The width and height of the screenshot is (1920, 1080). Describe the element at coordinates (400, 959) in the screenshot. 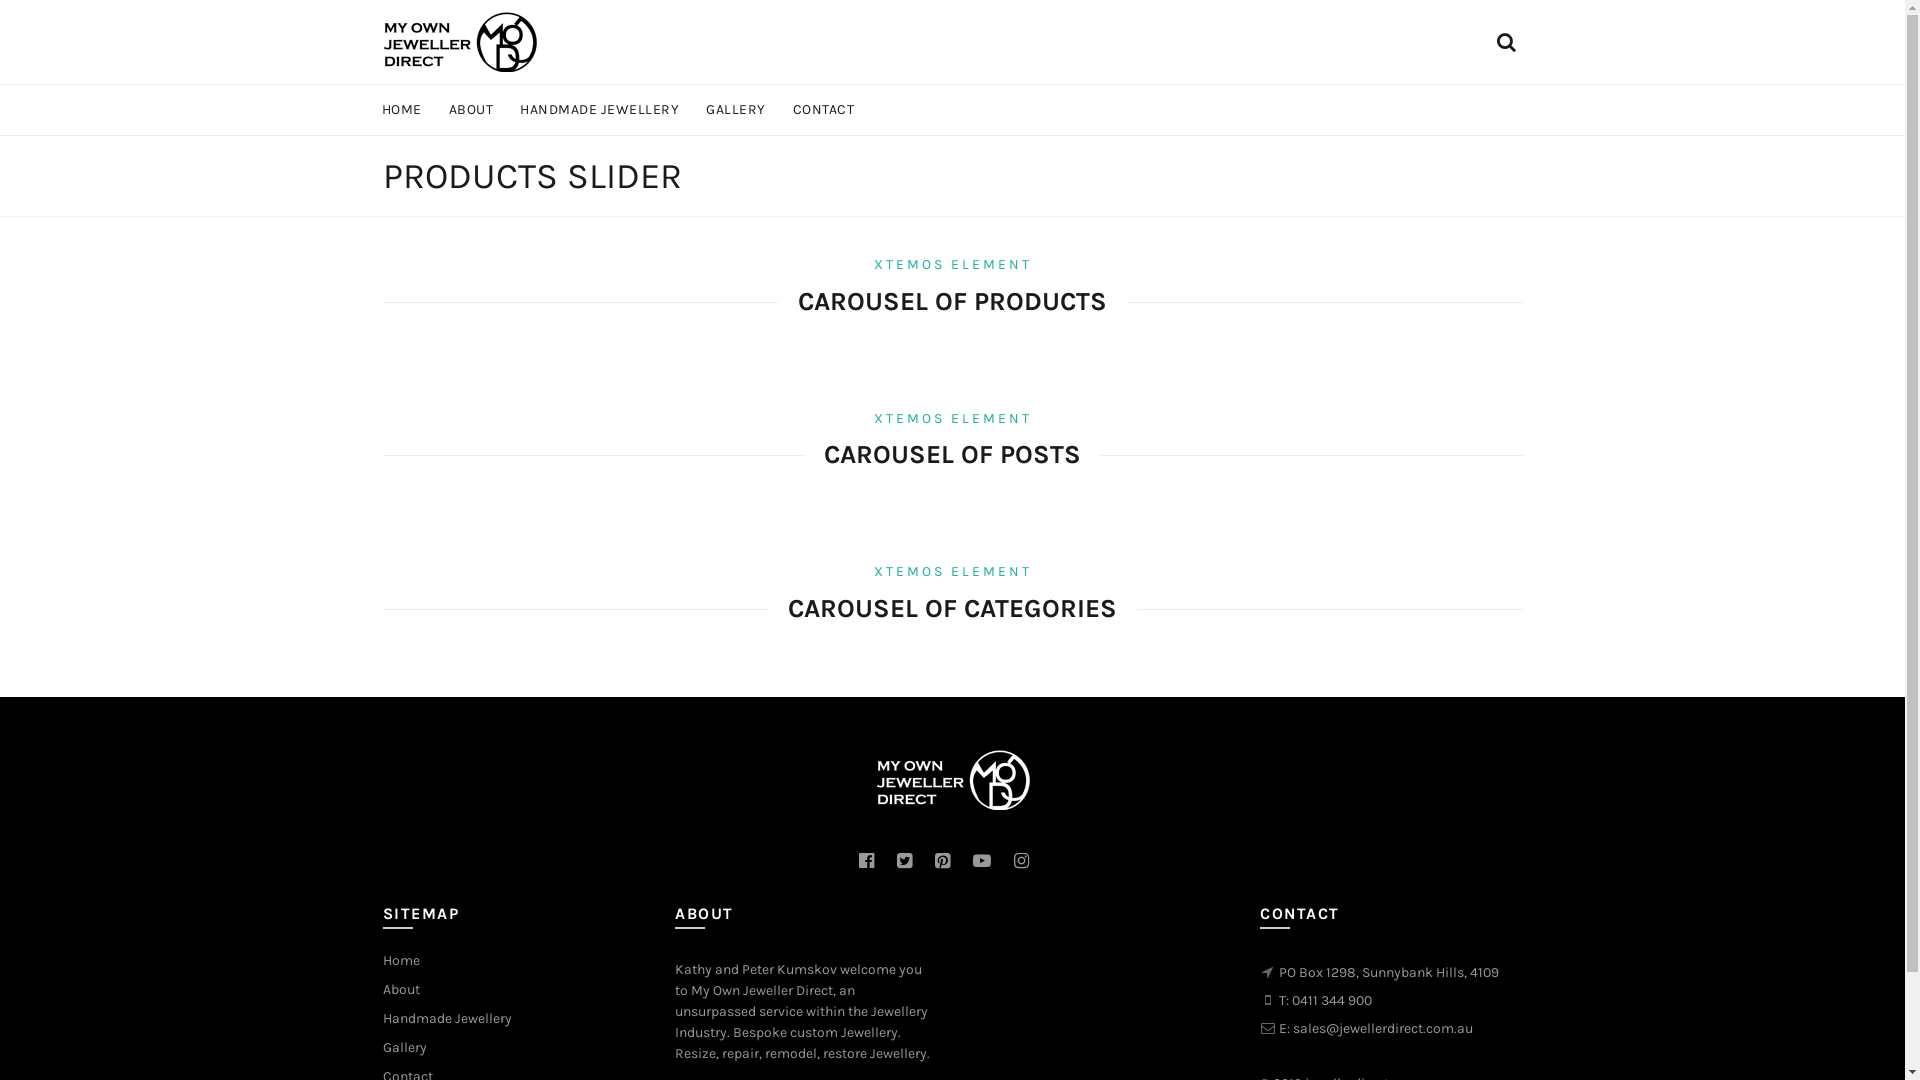

I see `'Home'` at that location.